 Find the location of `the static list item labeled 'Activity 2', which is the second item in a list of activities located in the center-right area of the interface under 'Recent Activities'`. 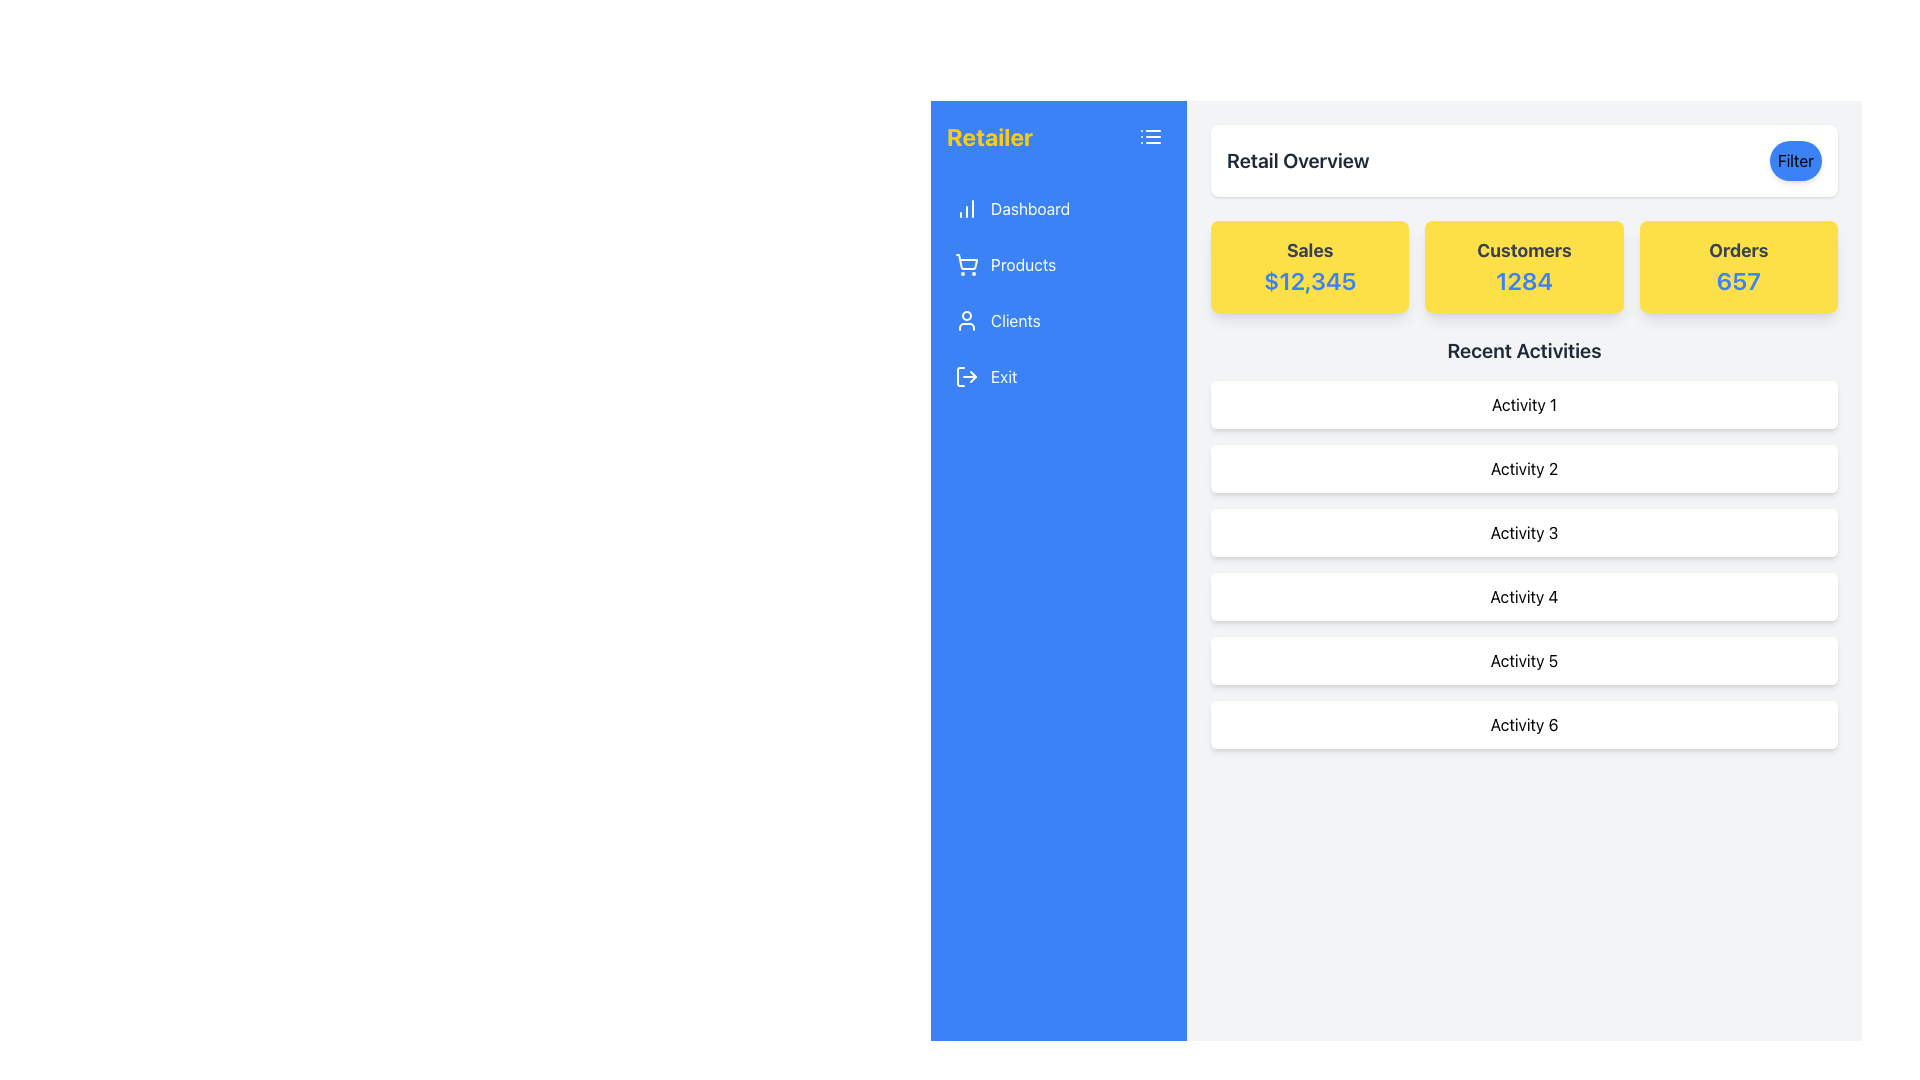

the static list item labeled 'Activity 2', which is the second item in a list of activities located in the center-right area of the interface under 'Recent Activities' is located at coordinates (1523, 469).